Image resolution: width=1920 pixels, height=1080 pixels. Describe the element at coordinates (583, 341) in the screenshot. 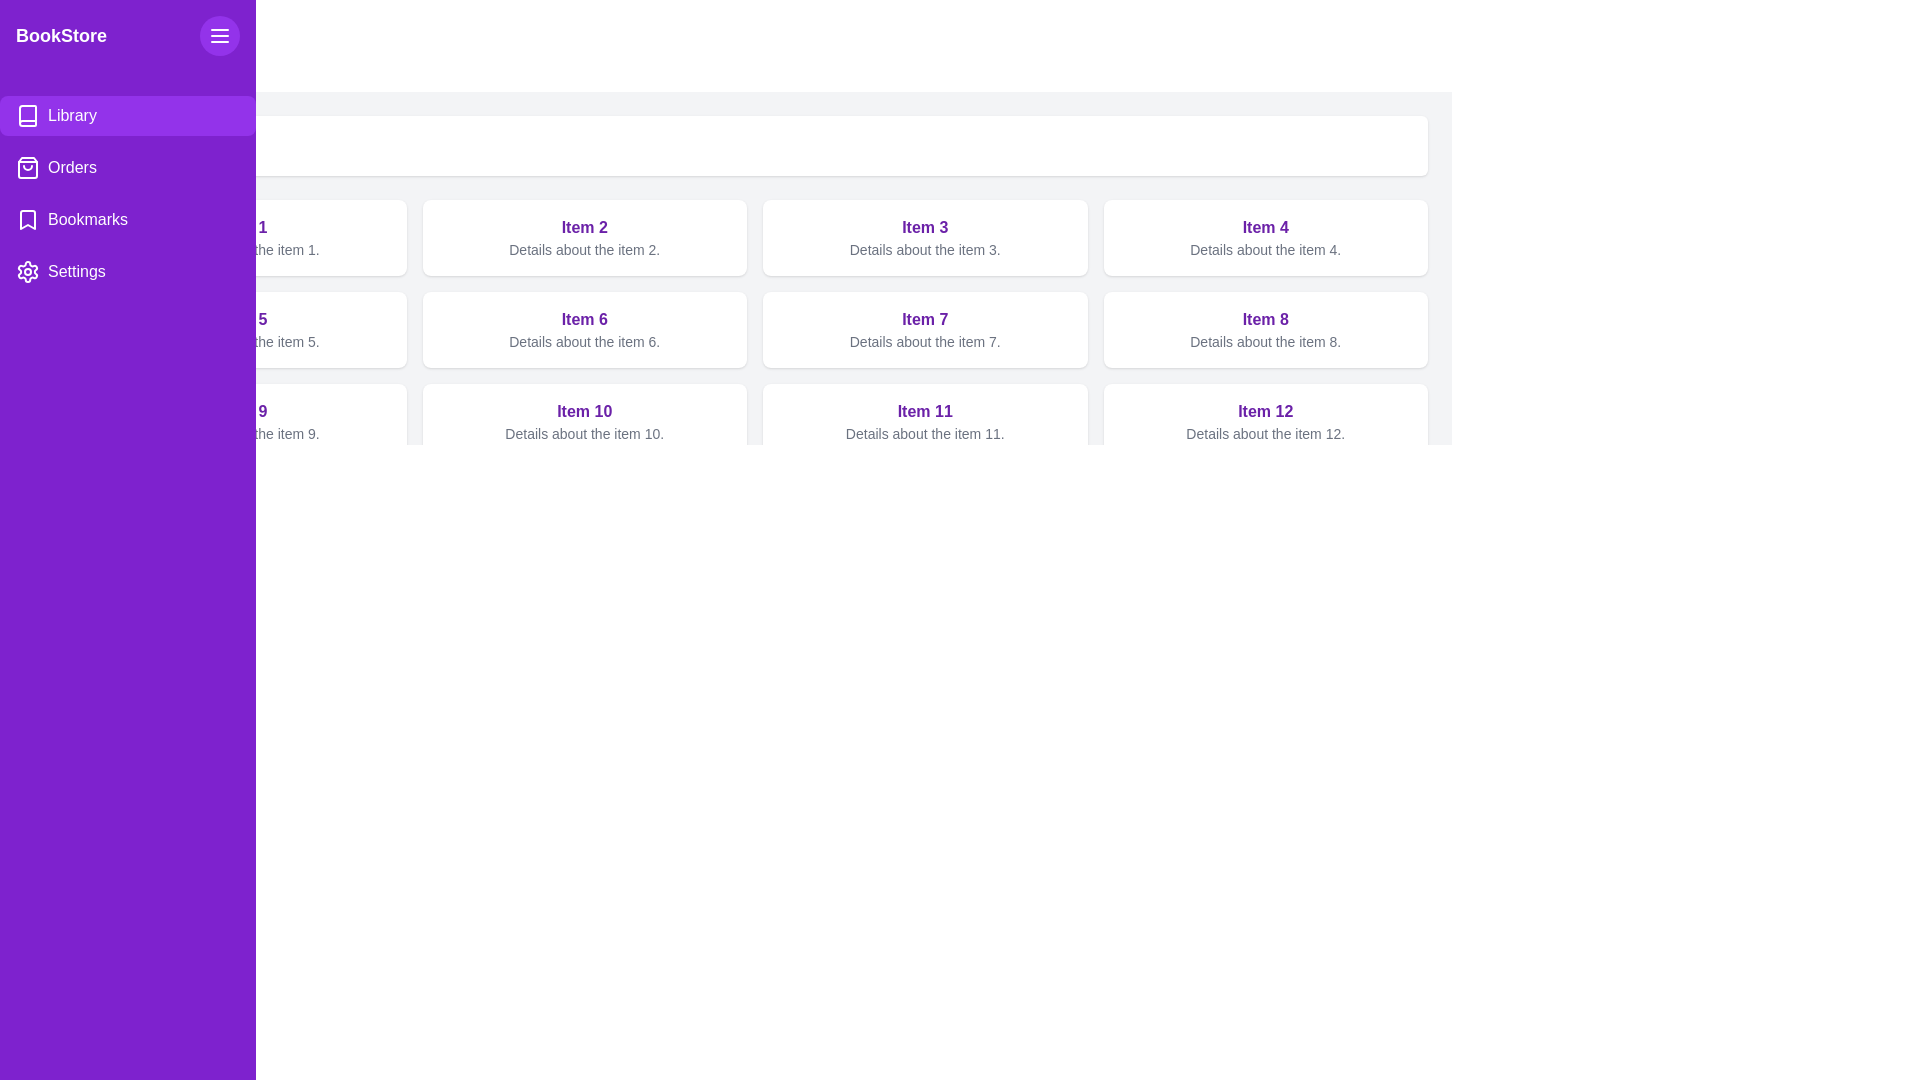

I see `the static text label providing supplementary information for the card titled 'Item 6', located in the second row and third column of the grid layout` at that location.